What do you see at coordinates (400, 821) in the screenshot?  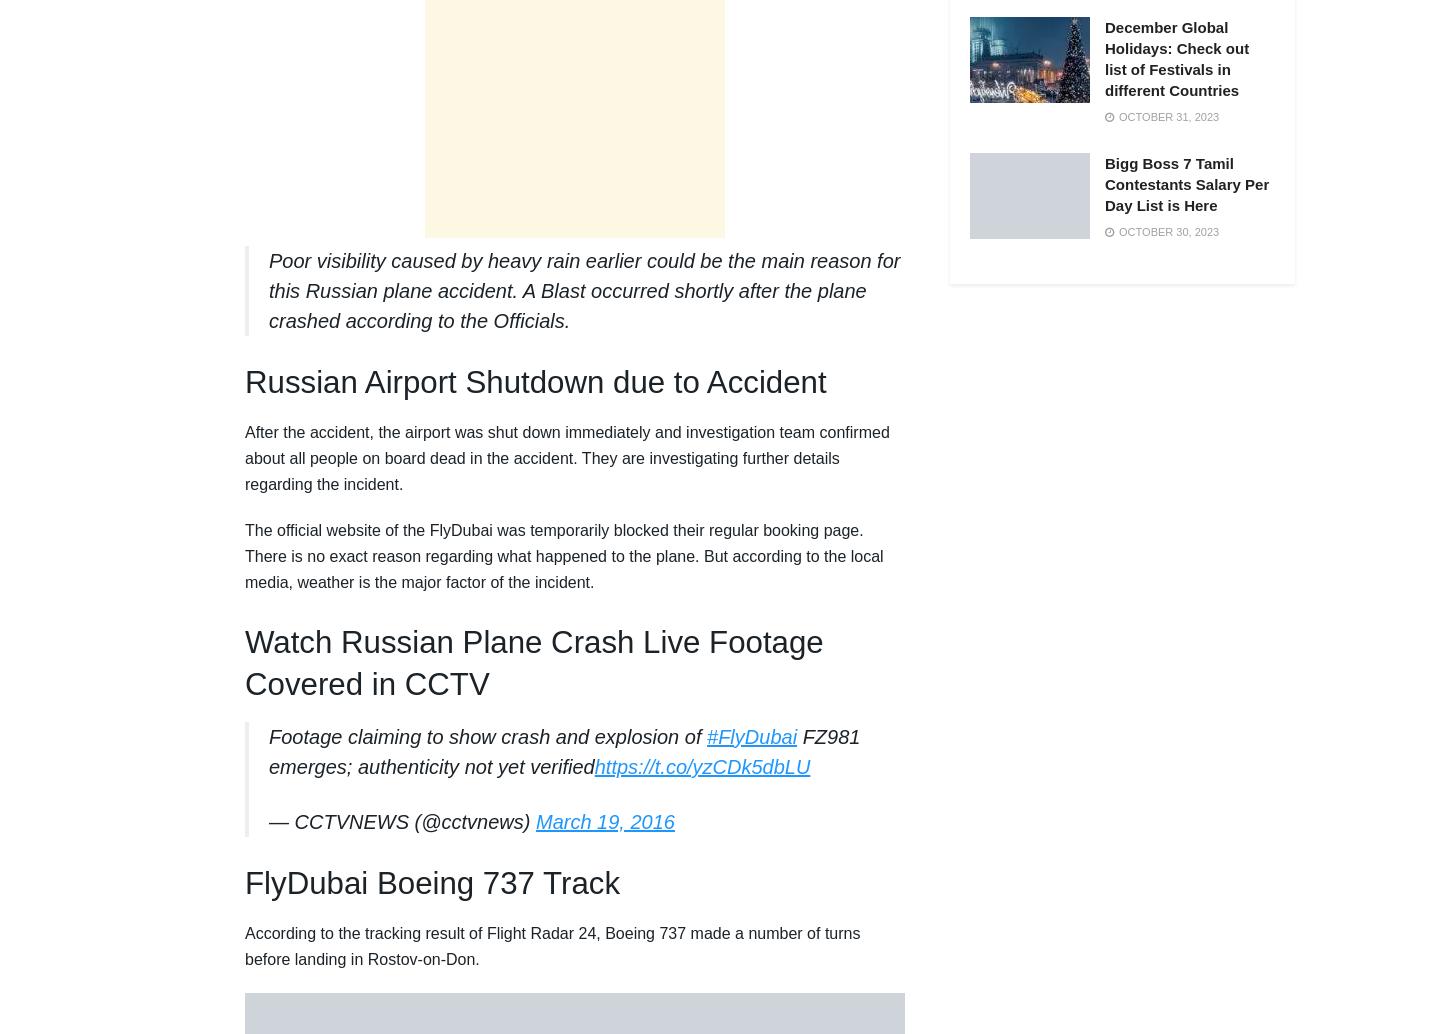 I see `'— CCTVNEWS (@cctvnews)'` at bounding box center [400, 821].